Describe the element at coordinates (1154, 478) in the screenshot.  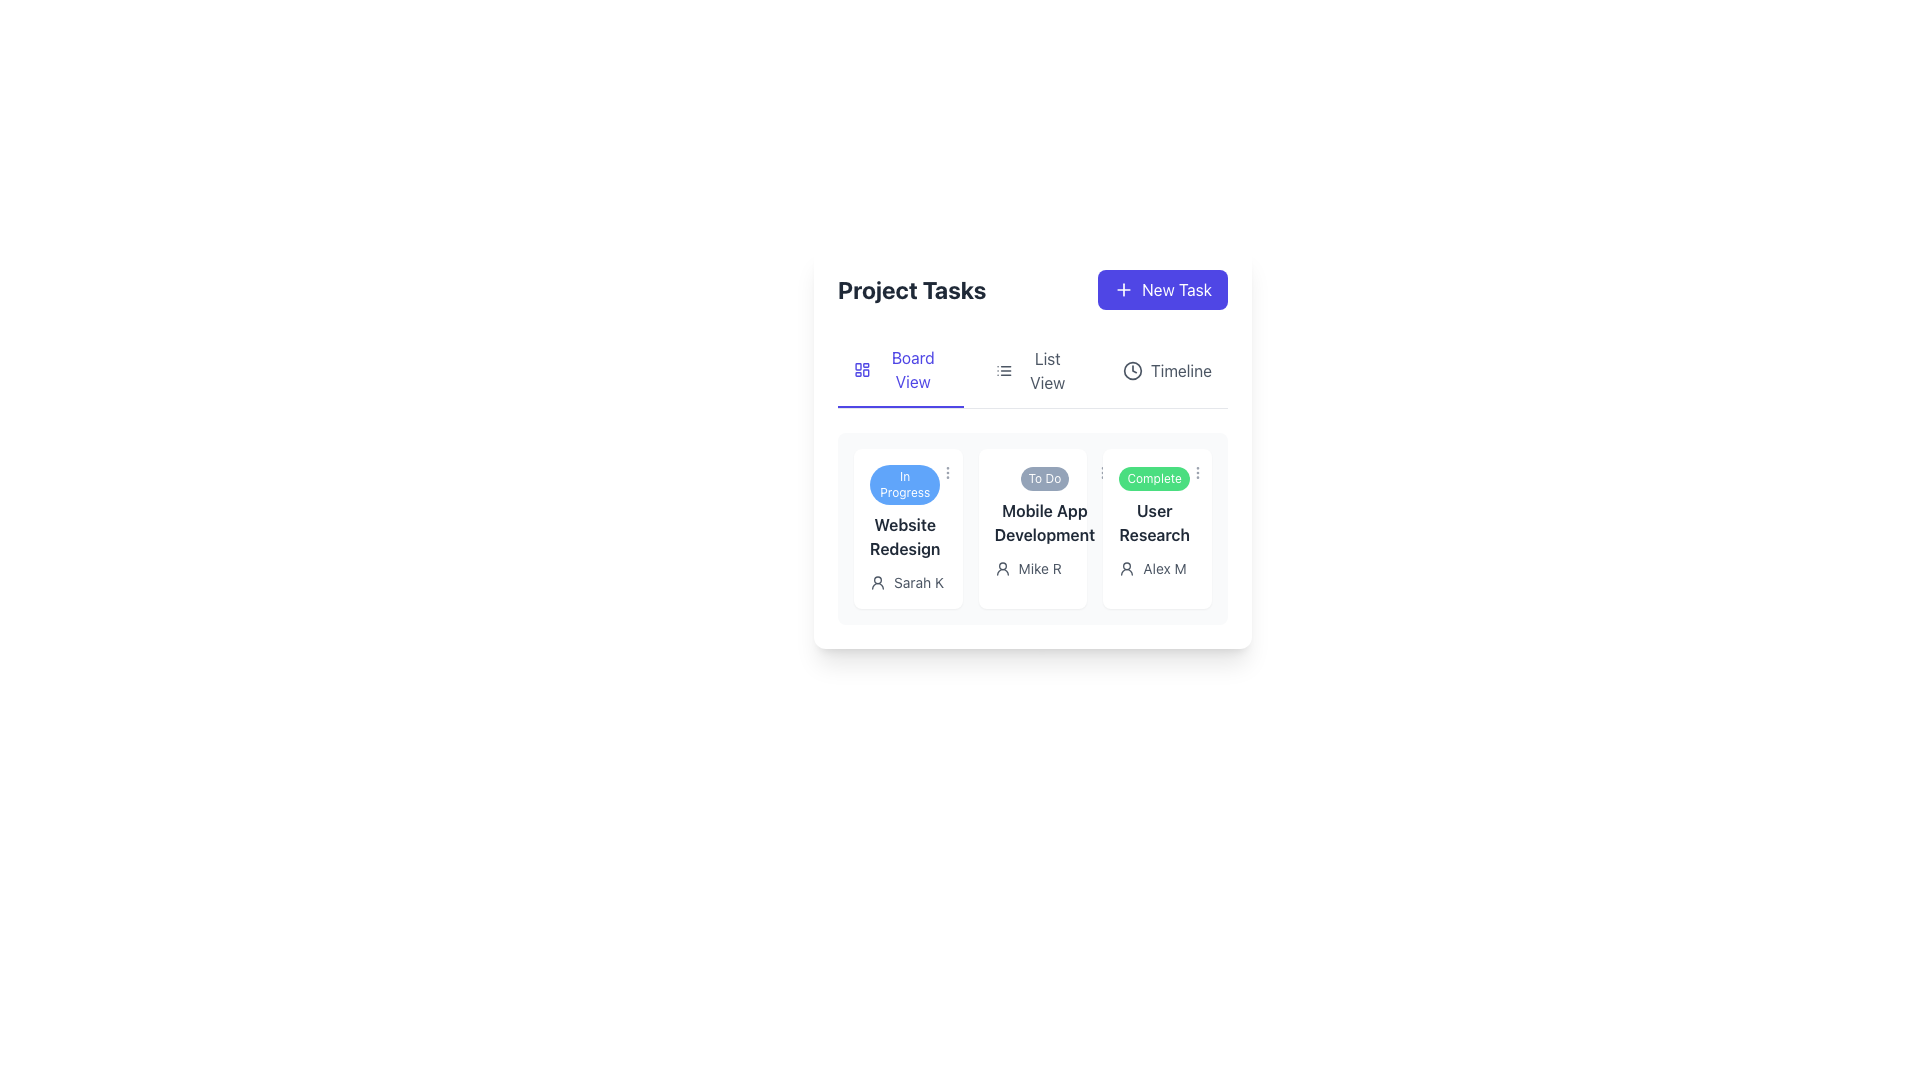
I see `the 'Complete' status label button located at the top of the 'User Research' panel, which has a green background and white text` at that location.